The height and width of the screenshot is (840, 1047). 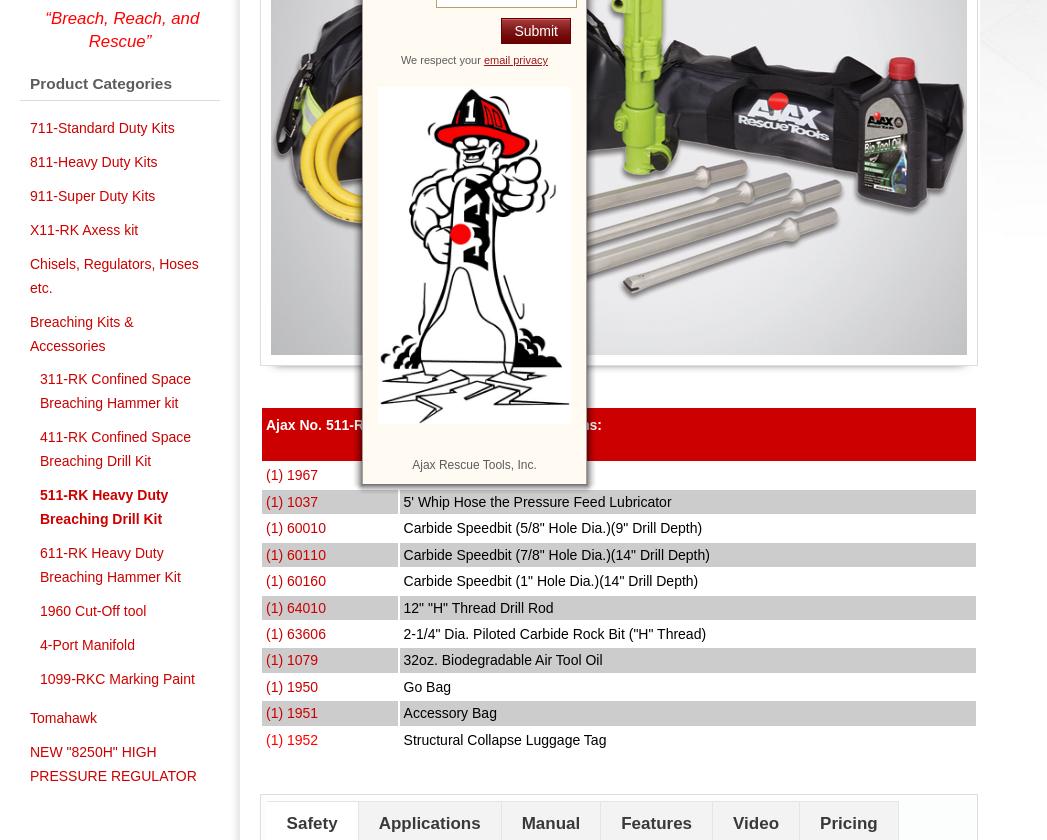 I want to click on '(1) 1952', so click(x=266, y=739).